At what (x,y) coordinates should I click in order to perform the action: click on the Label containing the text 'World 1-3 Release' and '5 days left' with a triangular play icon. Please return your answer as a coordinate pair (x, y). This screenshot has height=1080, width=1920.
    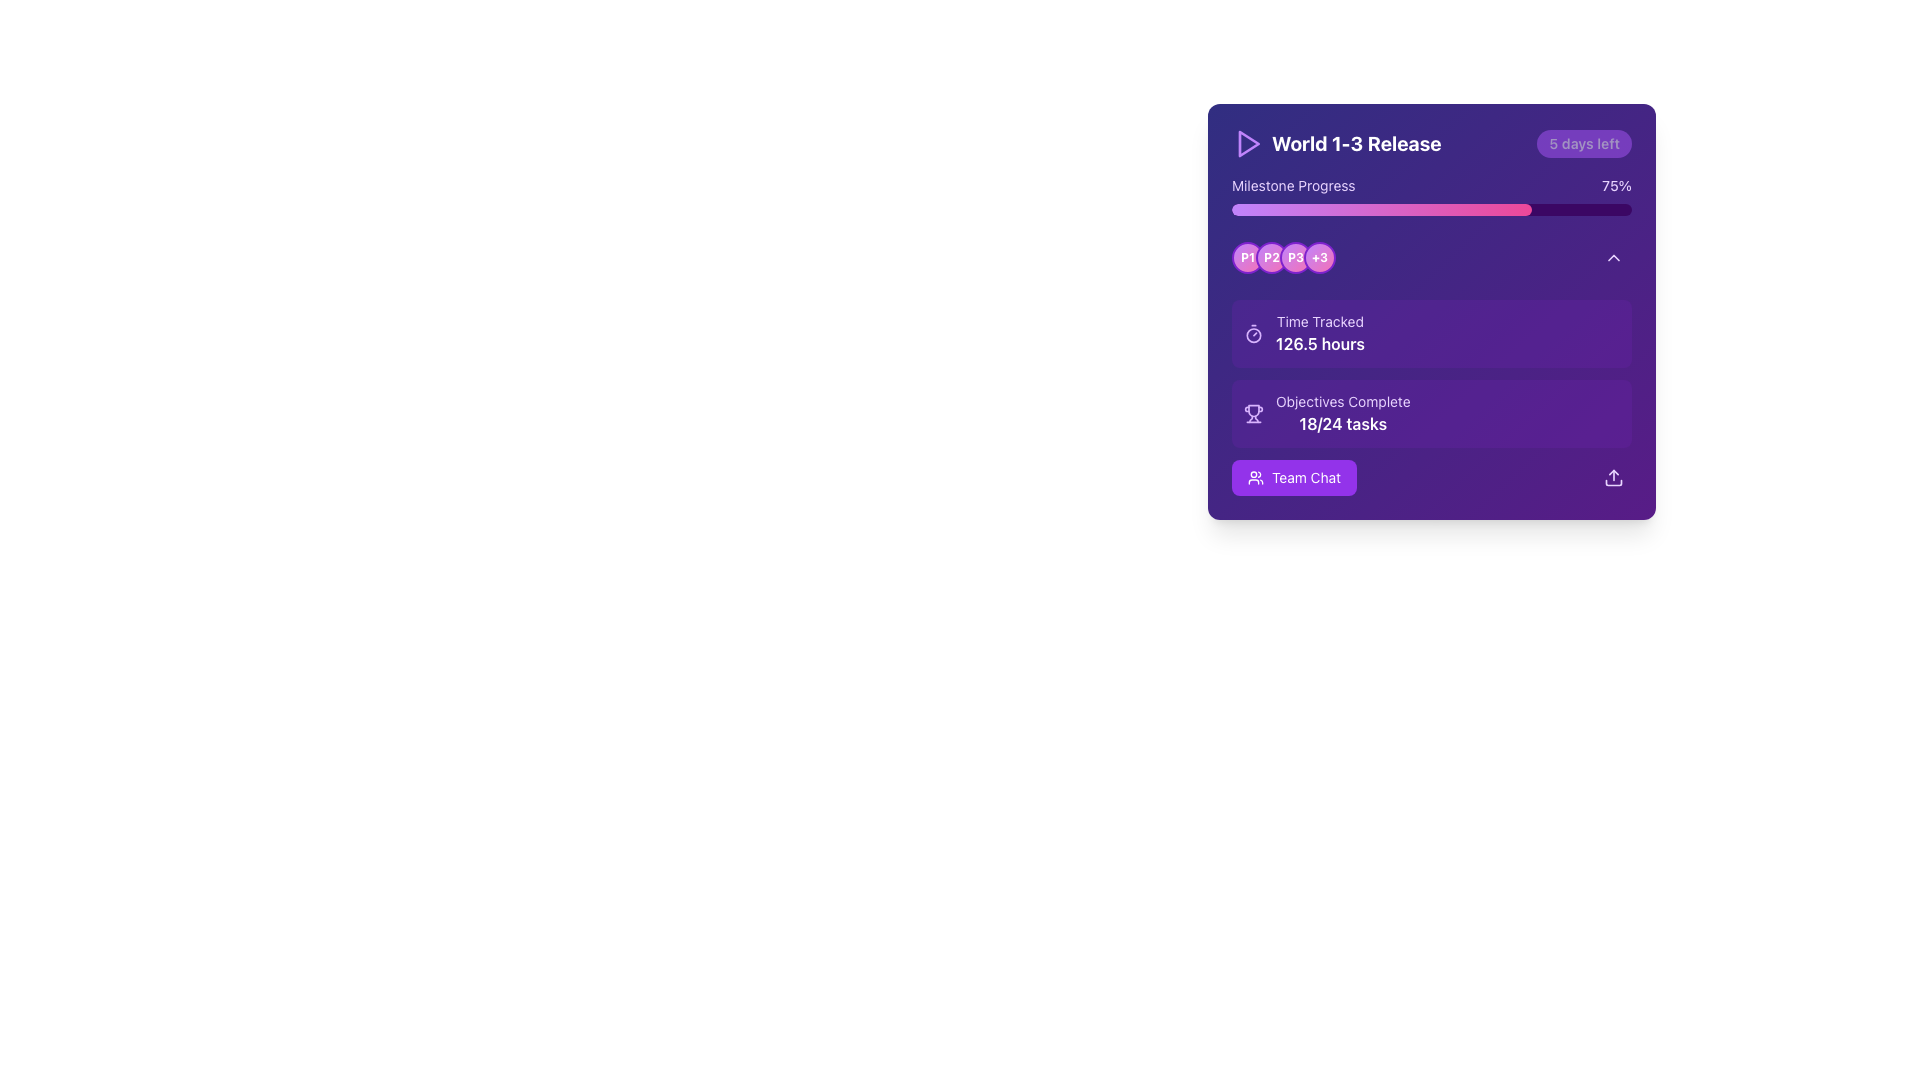
    Looking at the image, I should click on (1430, 142).